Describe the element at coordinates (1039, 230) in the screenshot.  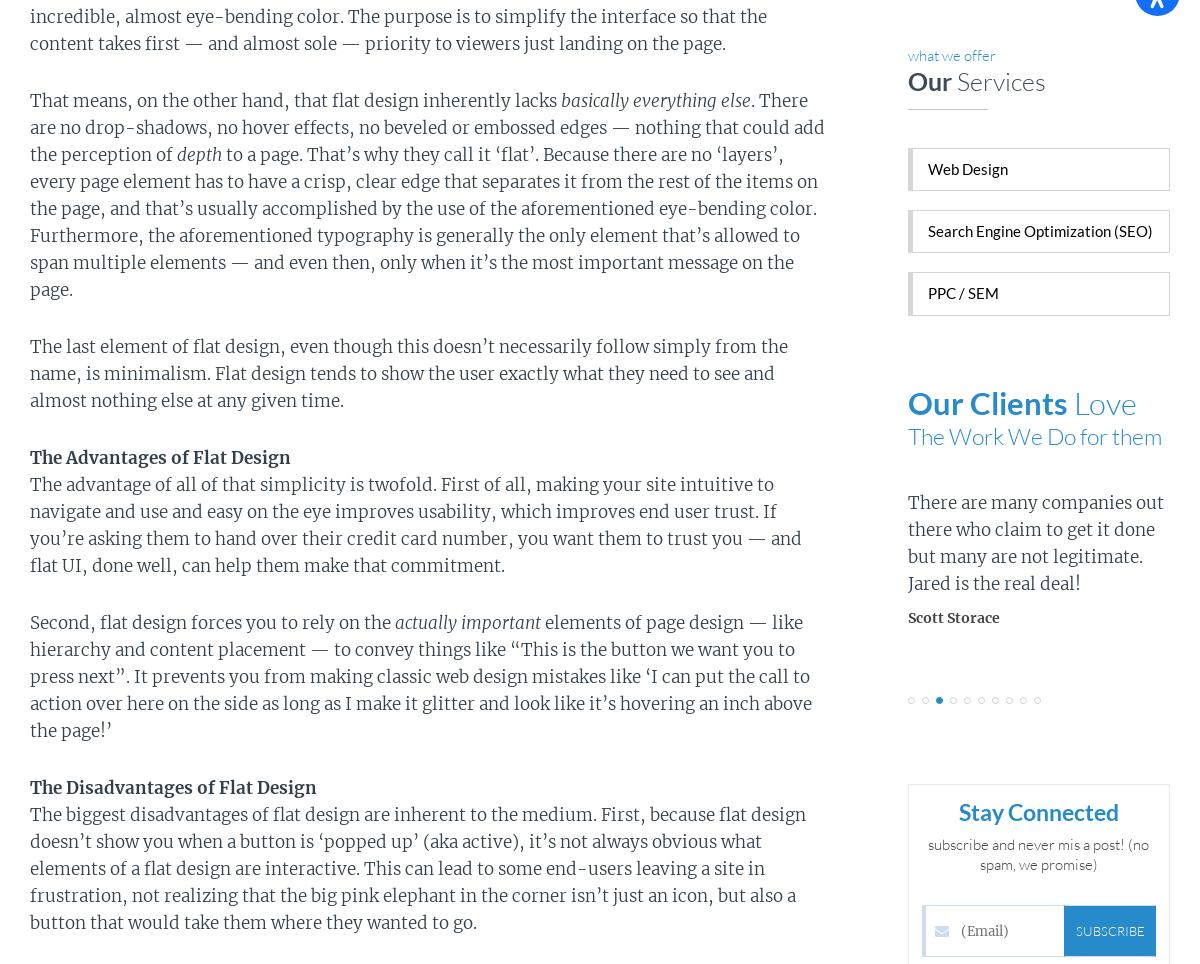
I see `'Search Engine Optimization (SEO)'` at that location.